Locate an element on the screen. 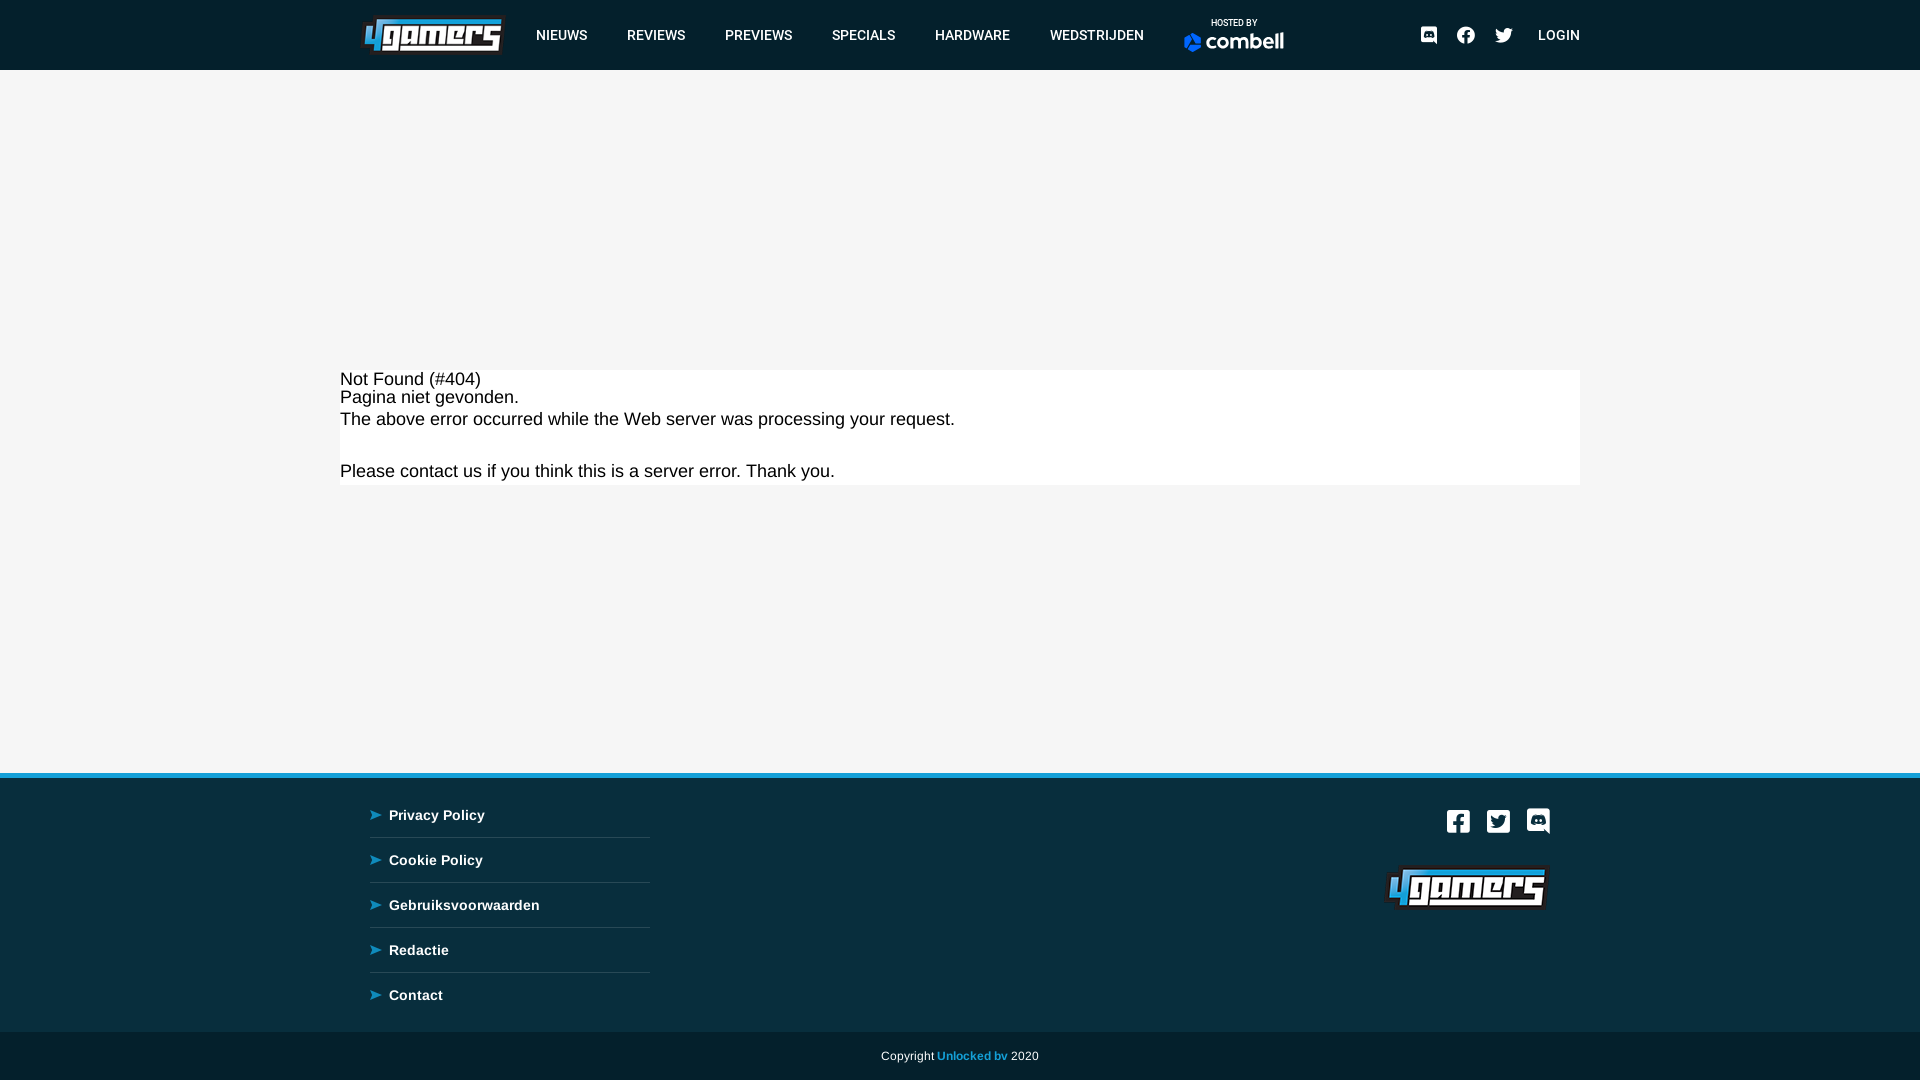 Image resolution: width=1920 pixels, height=1080 pixels. 'LOGIN' is located at coordinates (1558, 34).